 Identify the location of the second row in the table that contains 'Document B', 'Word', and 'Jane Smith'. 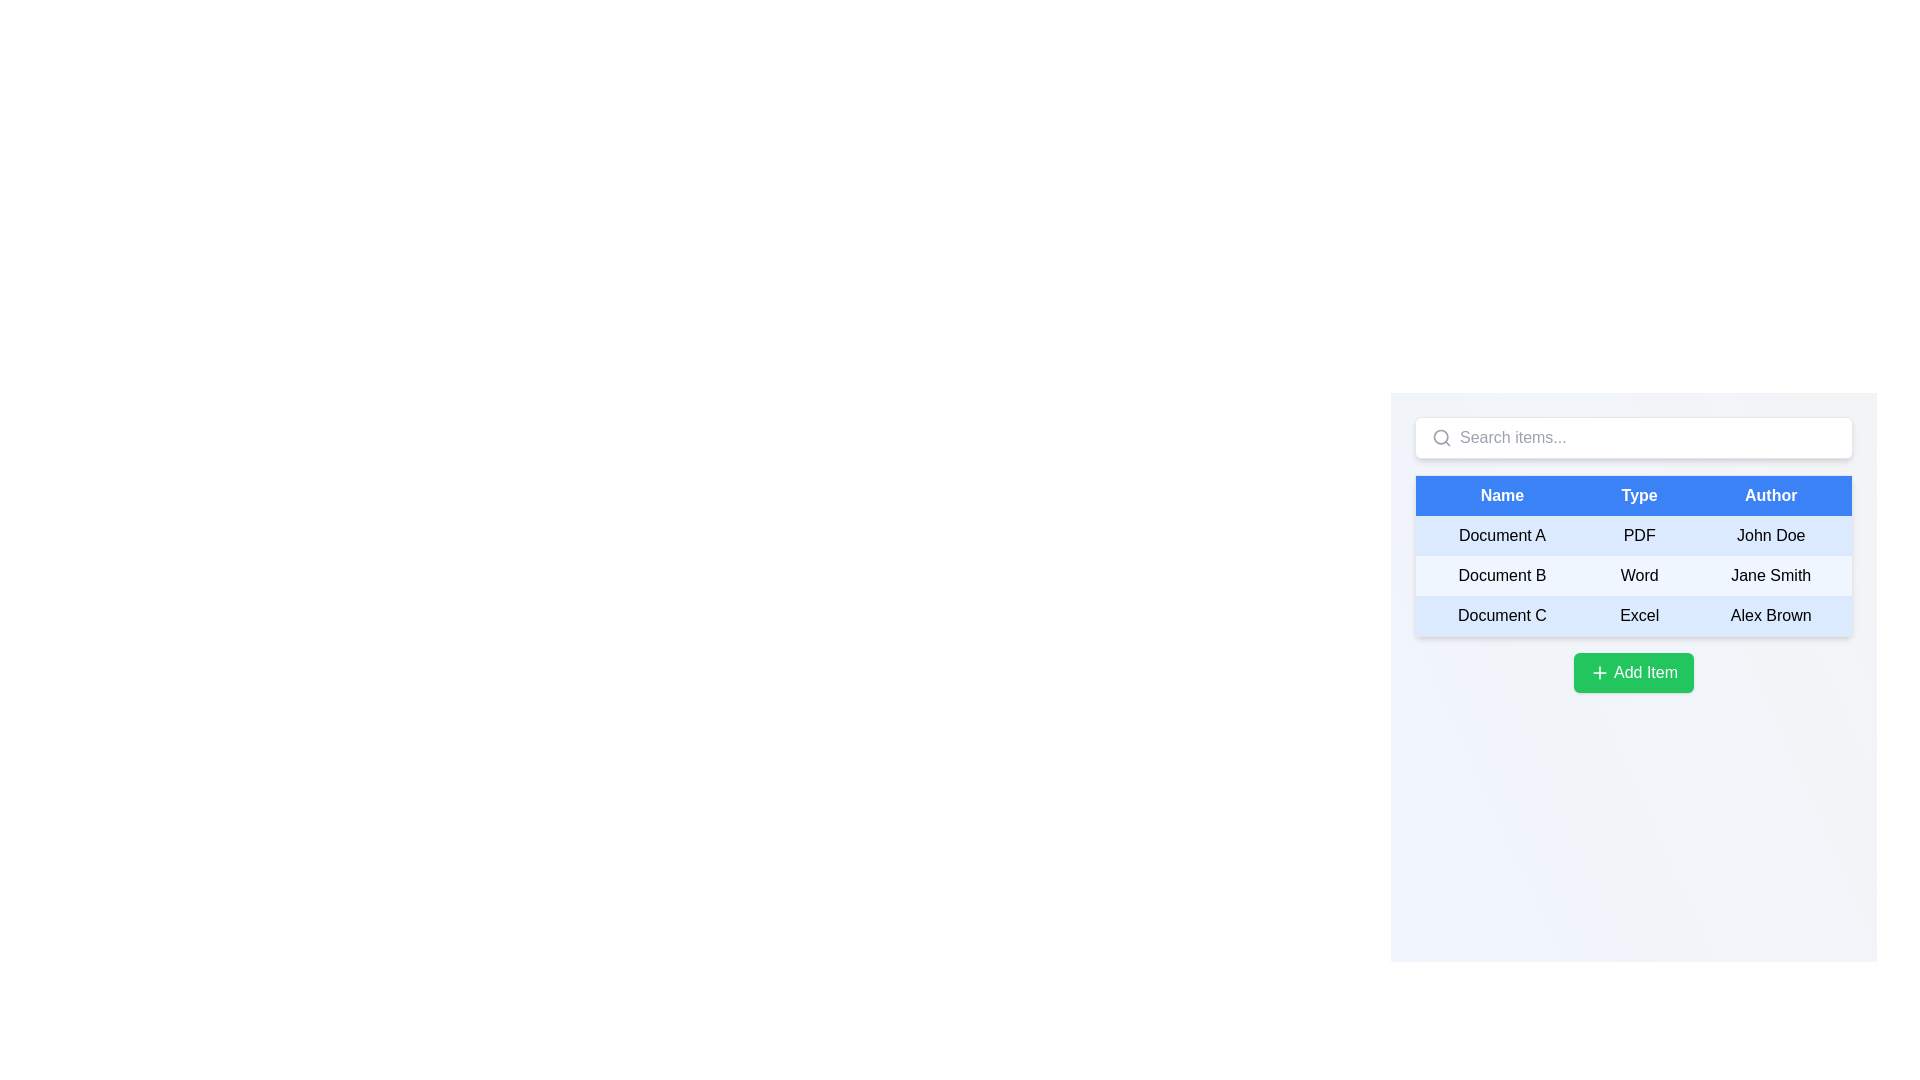
(1633, 575).